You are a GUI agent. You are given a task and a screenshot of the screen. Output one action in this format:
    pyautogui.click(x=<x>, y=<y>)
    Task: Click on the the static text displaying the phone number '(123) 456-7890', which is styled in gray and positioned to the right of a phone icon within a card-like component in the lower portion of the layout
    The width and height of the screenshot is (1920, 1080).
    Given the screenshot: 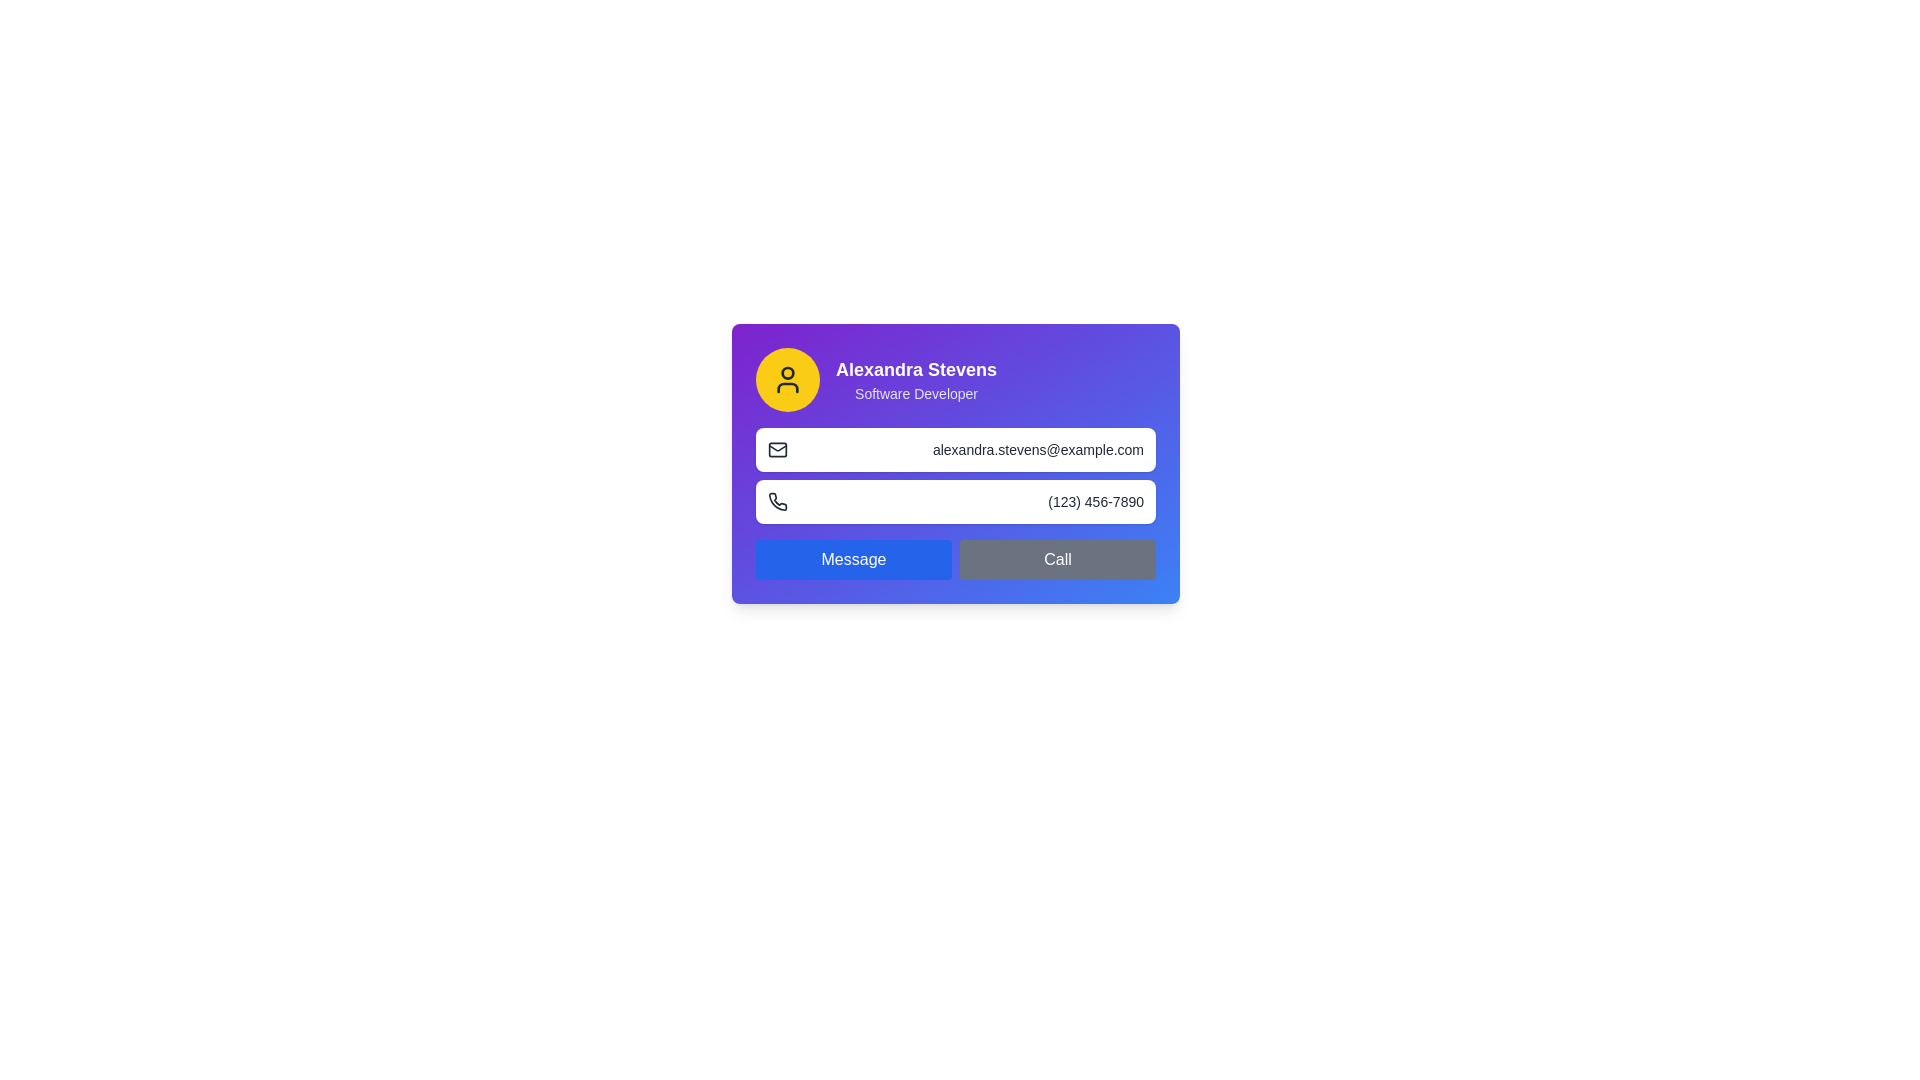 What is the action you would take?
    pyautogui.click(x=1095, y=500)
    